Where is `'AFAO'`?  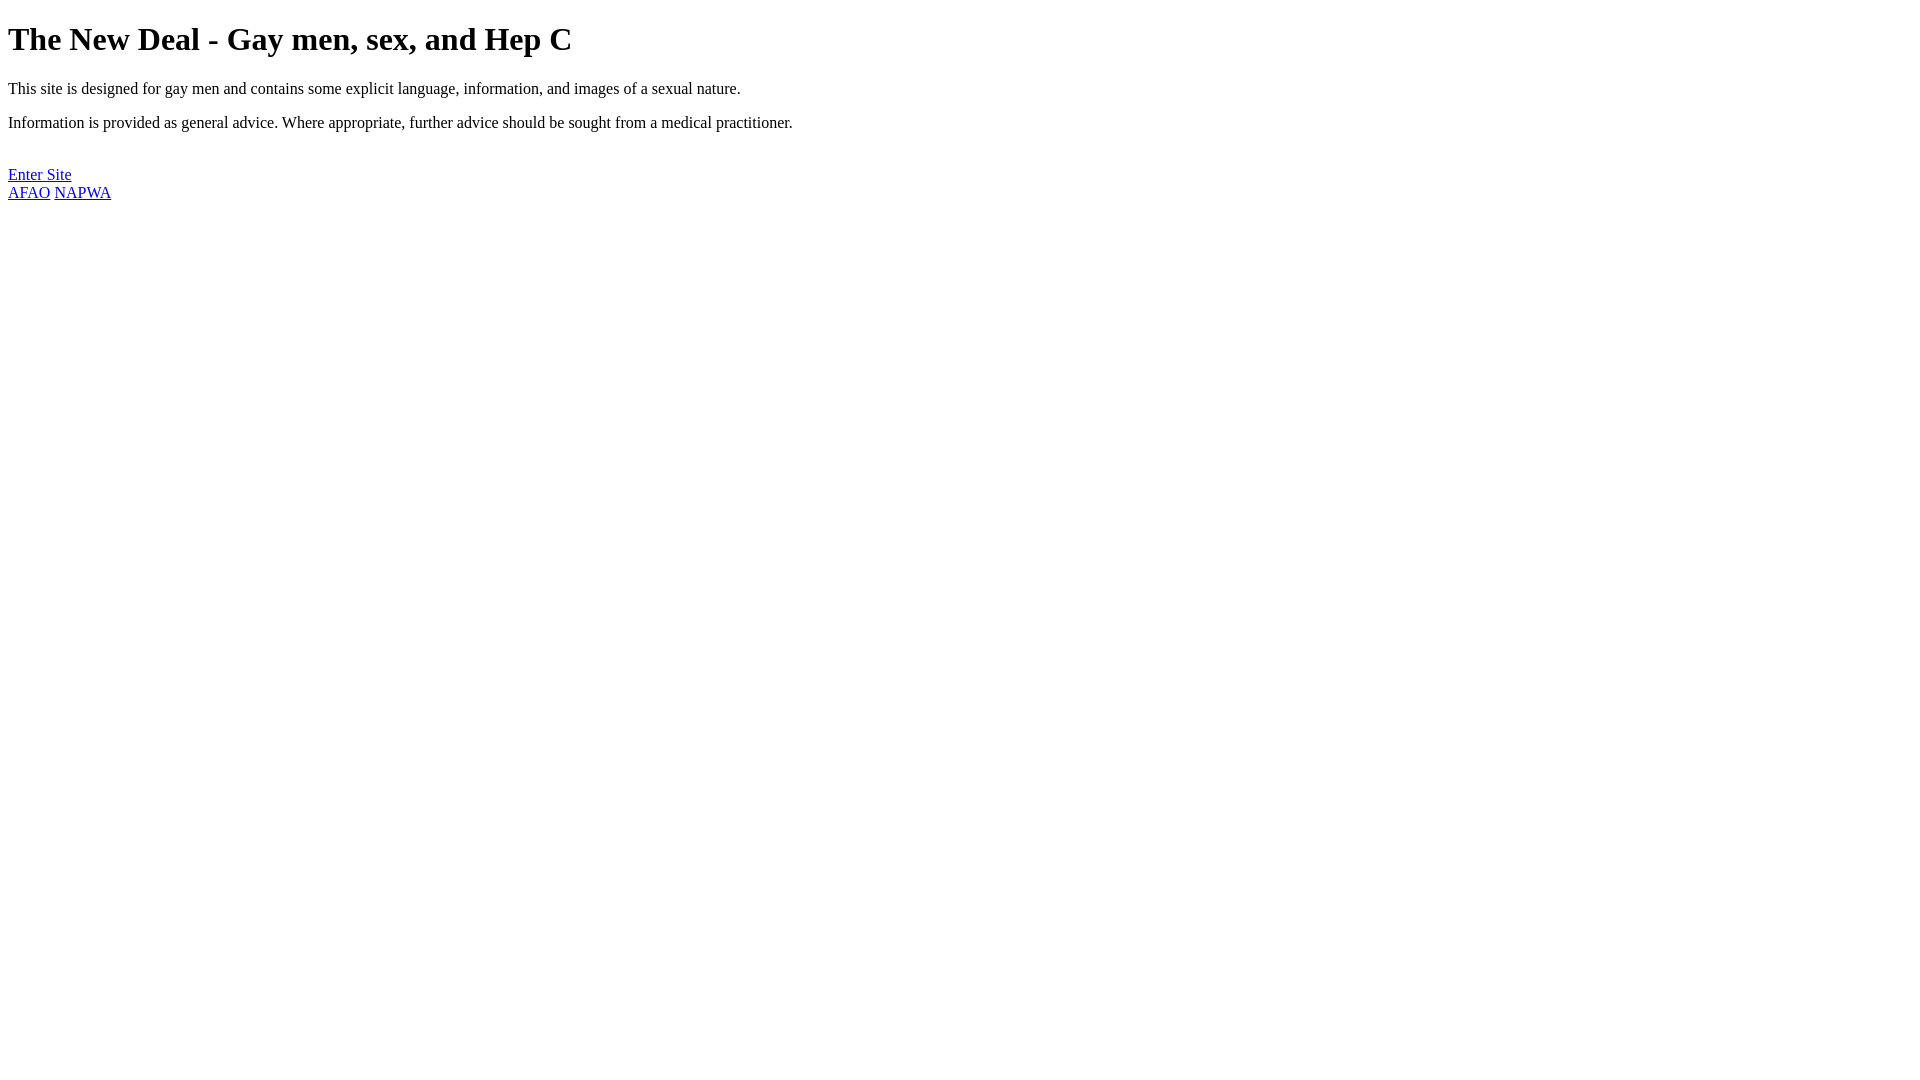
'AFAO' is located at coordinates (28, 192).